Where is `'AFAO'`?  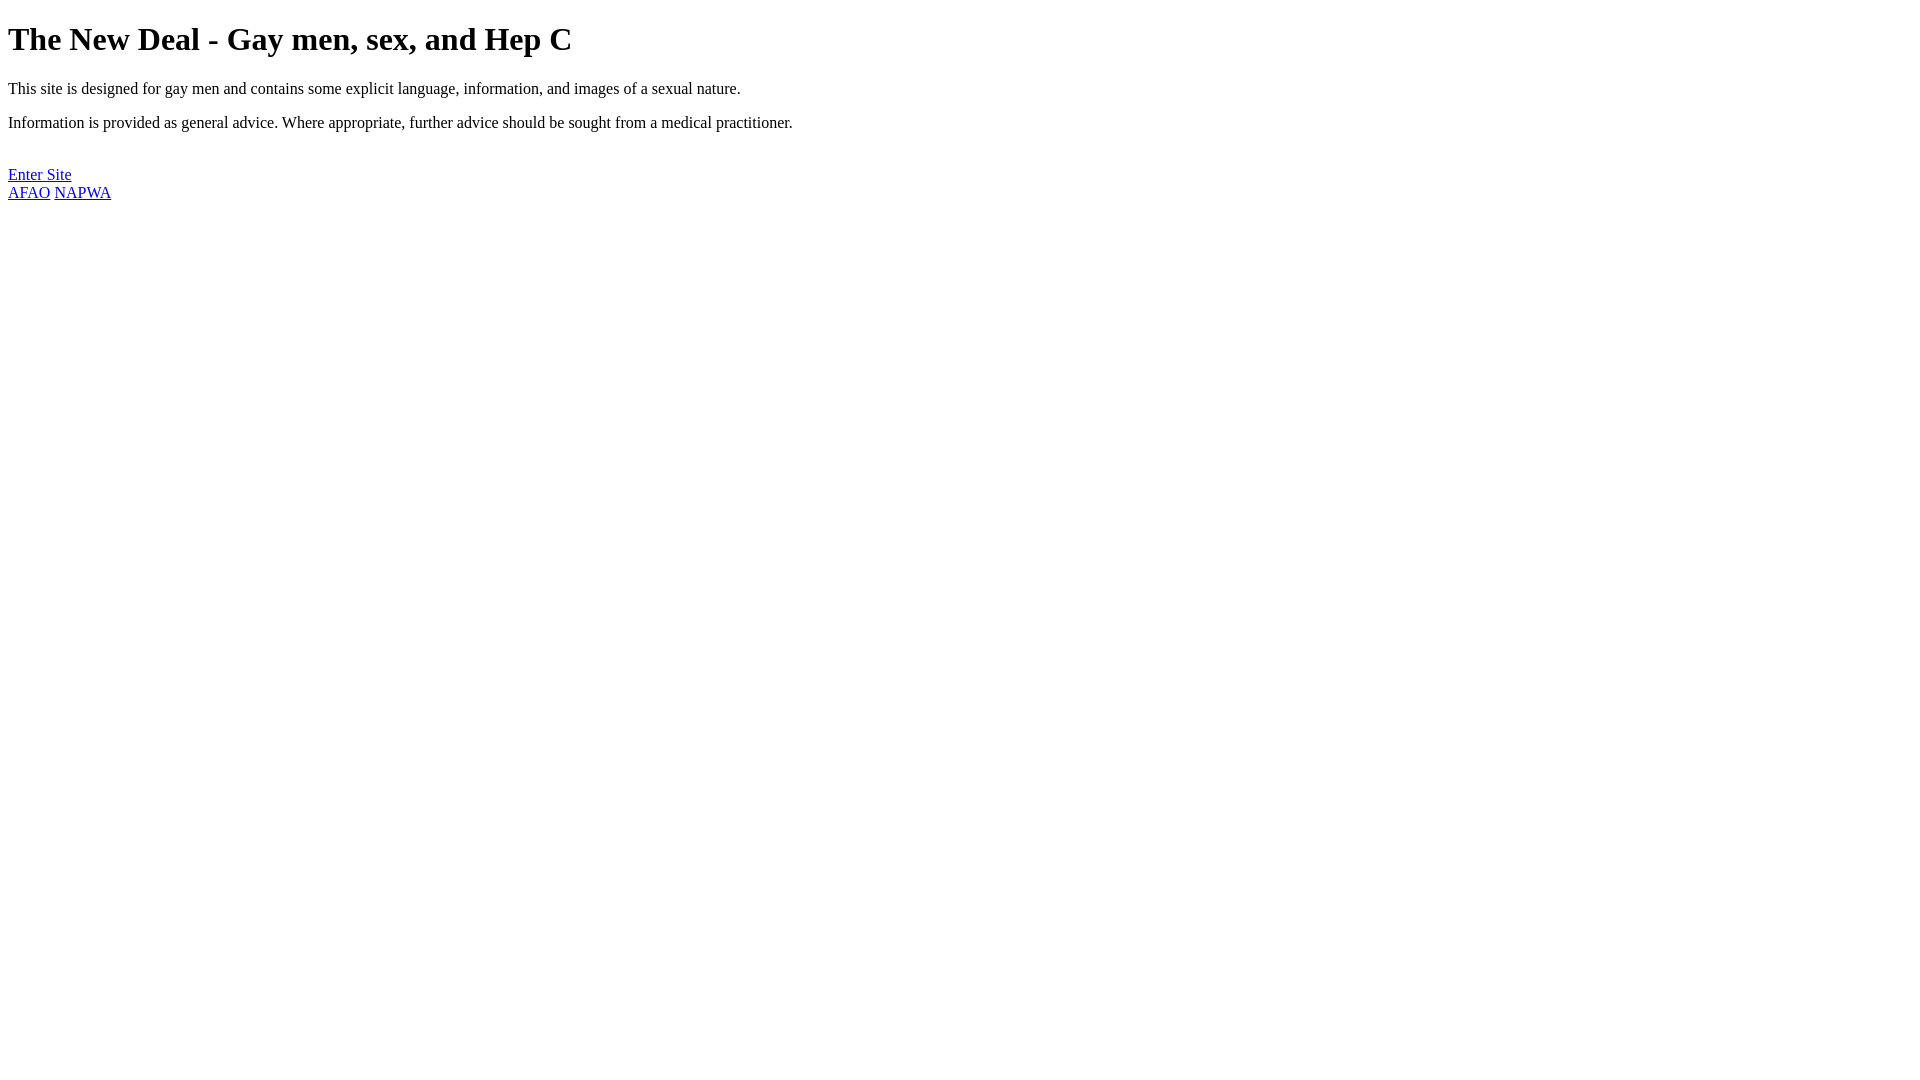
'AFAO' is located at coordinates (28, 192).